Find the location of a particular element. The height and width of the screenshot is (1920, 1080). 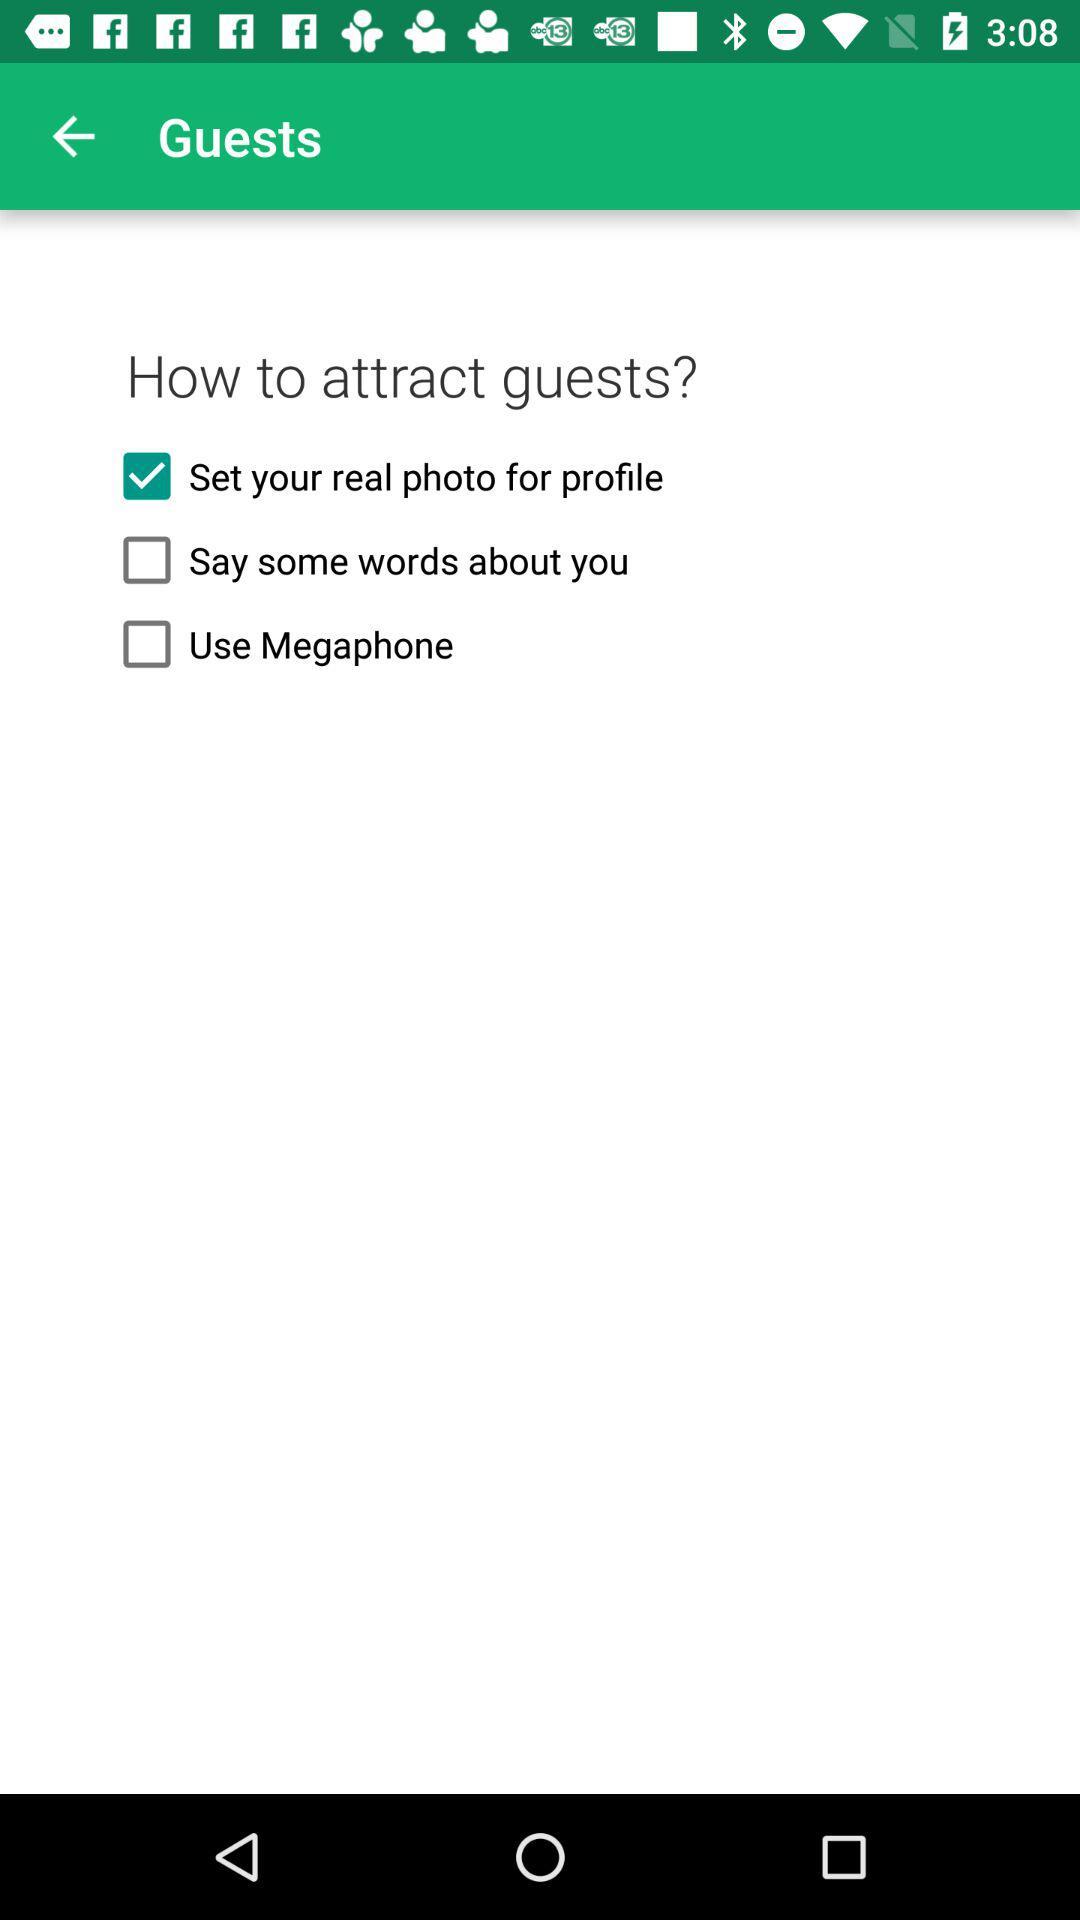

say some words is located at coordinates (540, 560).